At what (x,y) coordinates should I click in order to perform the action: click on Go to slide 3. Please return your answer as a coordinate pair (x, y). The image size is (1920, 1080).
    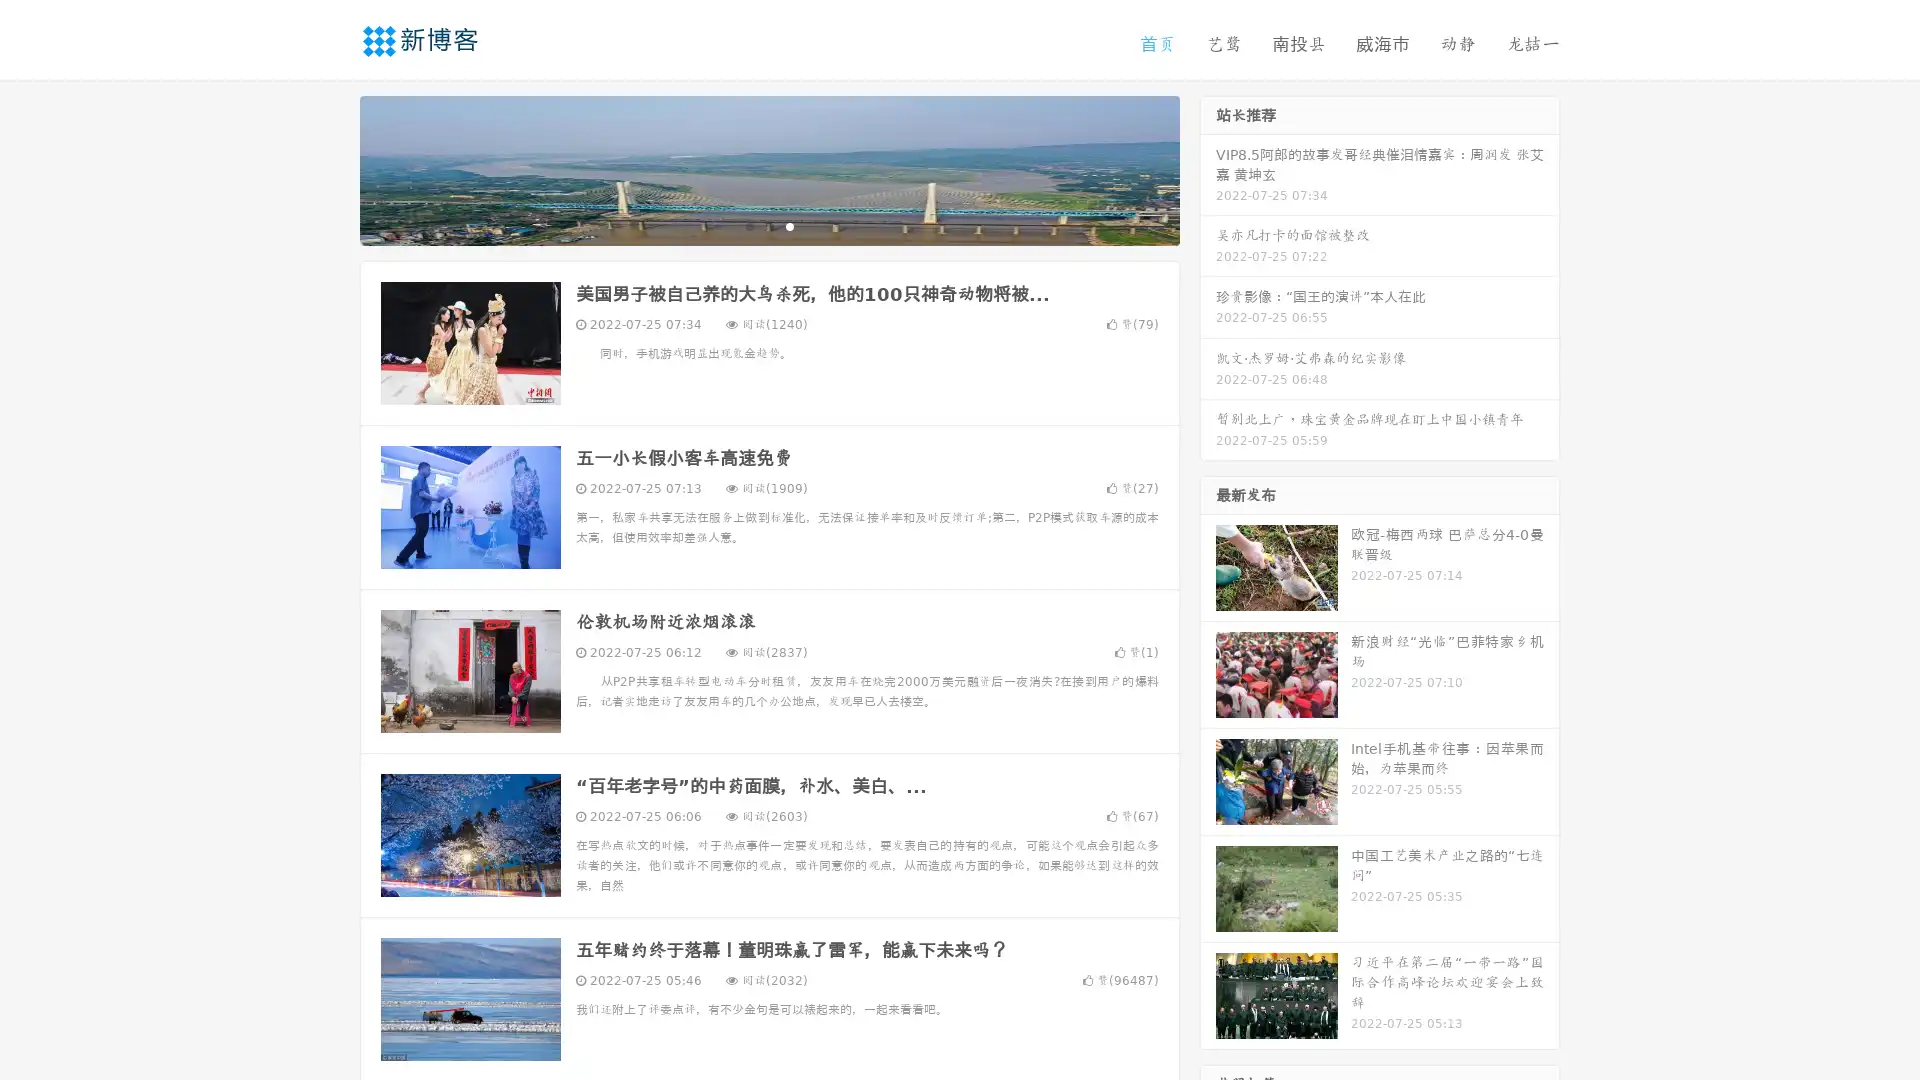
    Looking at the image, I should click on (789, 225).